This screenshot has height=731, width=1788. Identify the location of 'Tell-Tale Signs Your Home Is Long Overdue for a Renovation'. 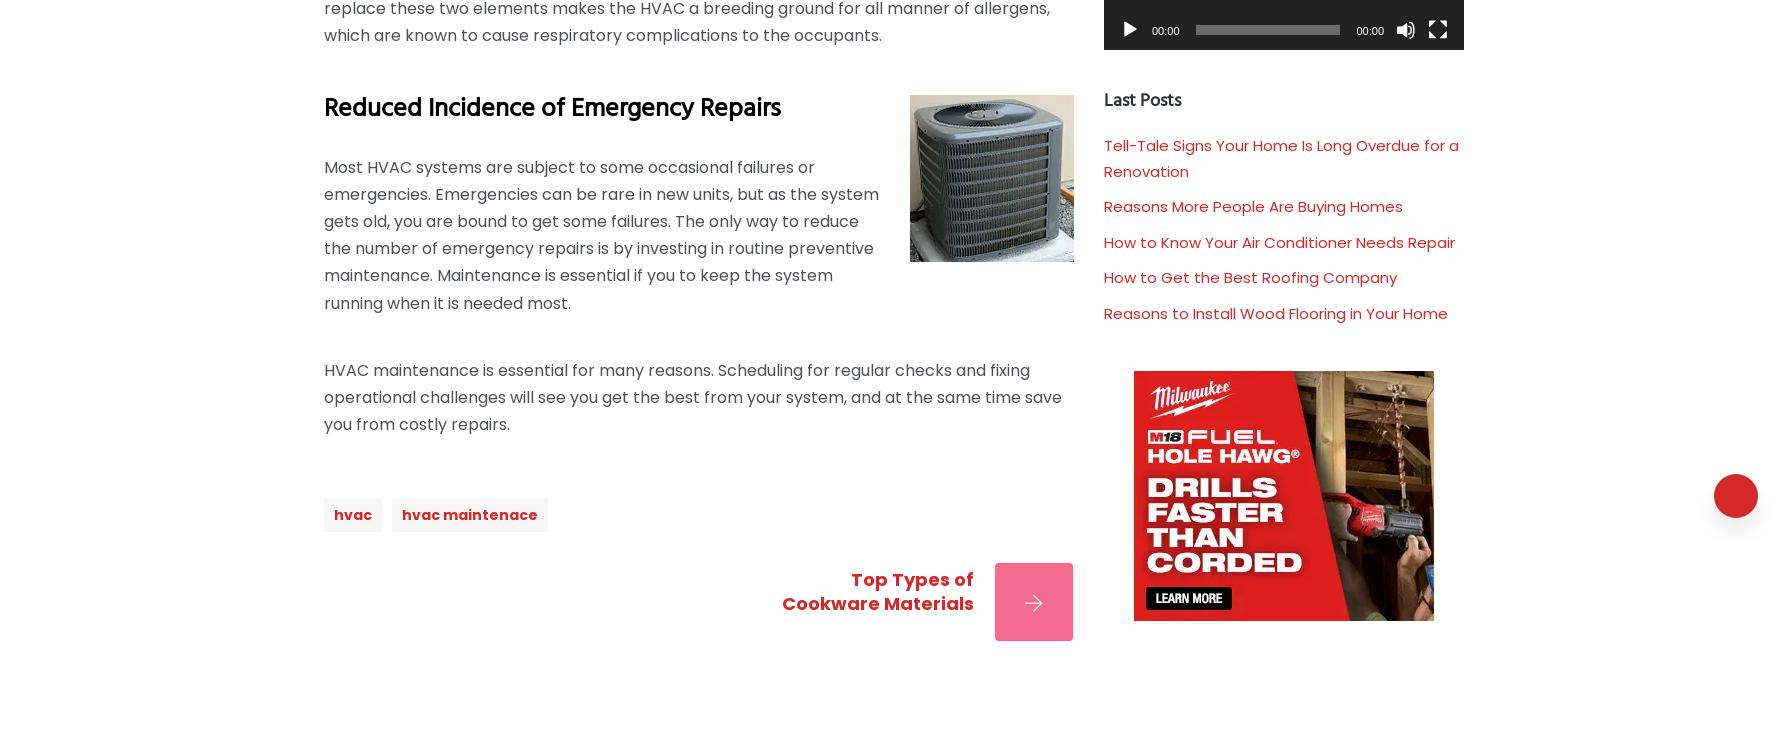
(1280, 157).